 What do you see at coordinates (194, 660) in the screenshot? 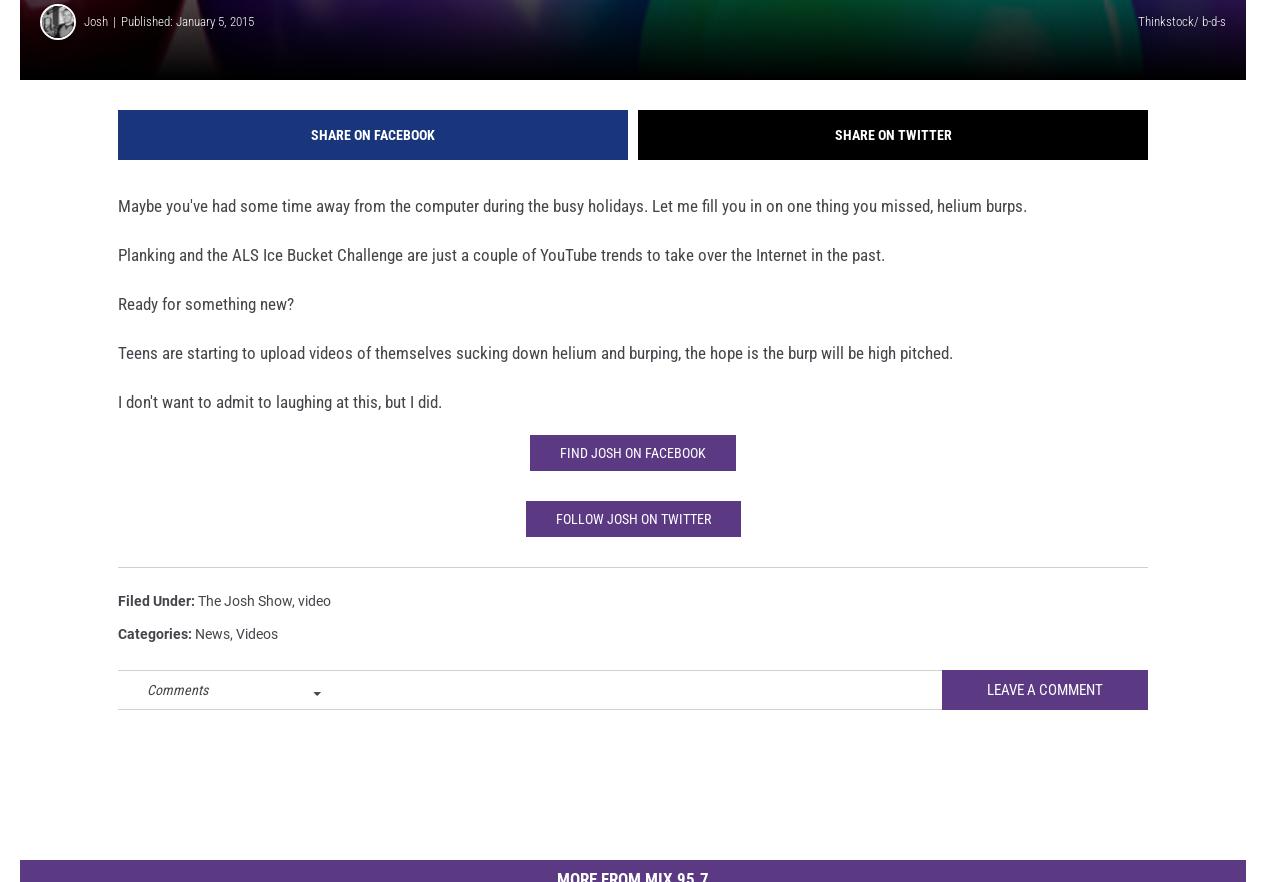
I see `'News'` at bounding box center [194, 660].